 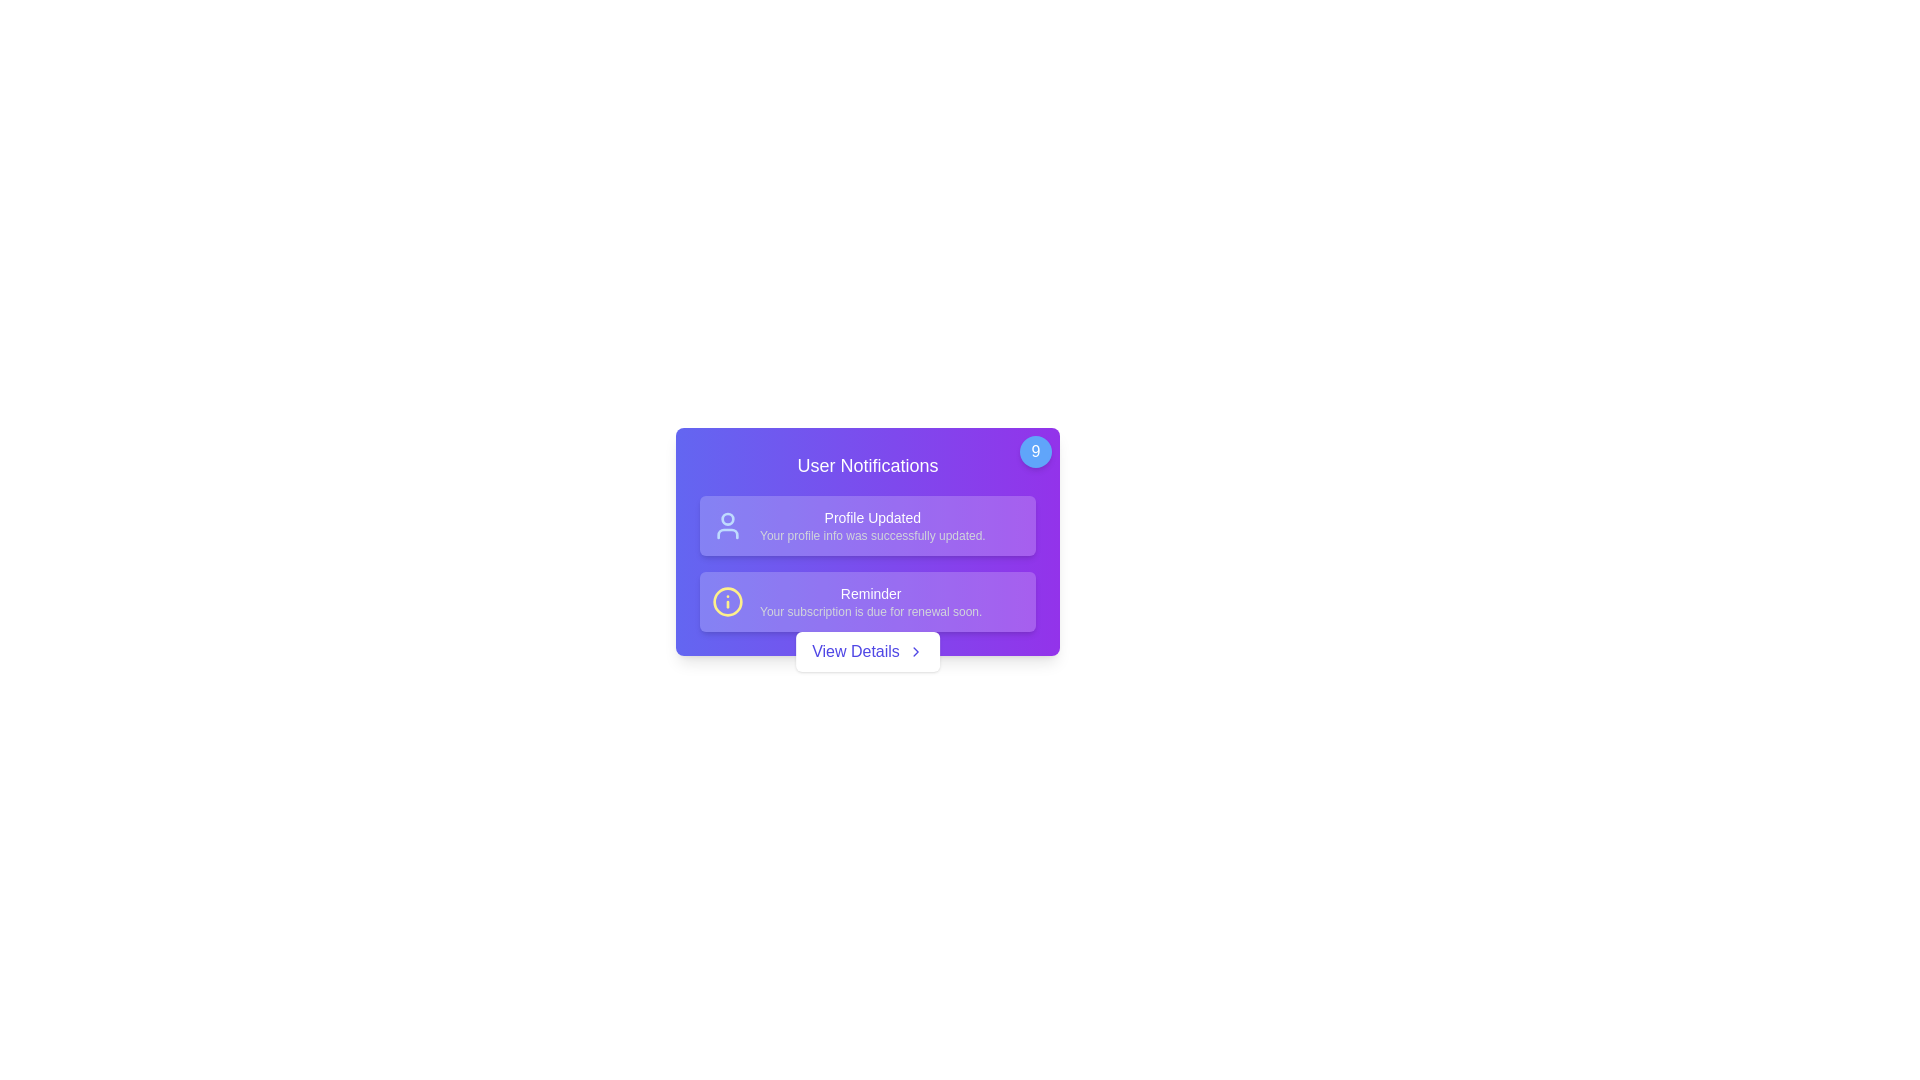 What do you see at coordinates (868, 651) in the screenshot?
I see `the 'View Details' button with a white background and indigo text located at the bottom center of the notification card` at bounding box center [868, 651].